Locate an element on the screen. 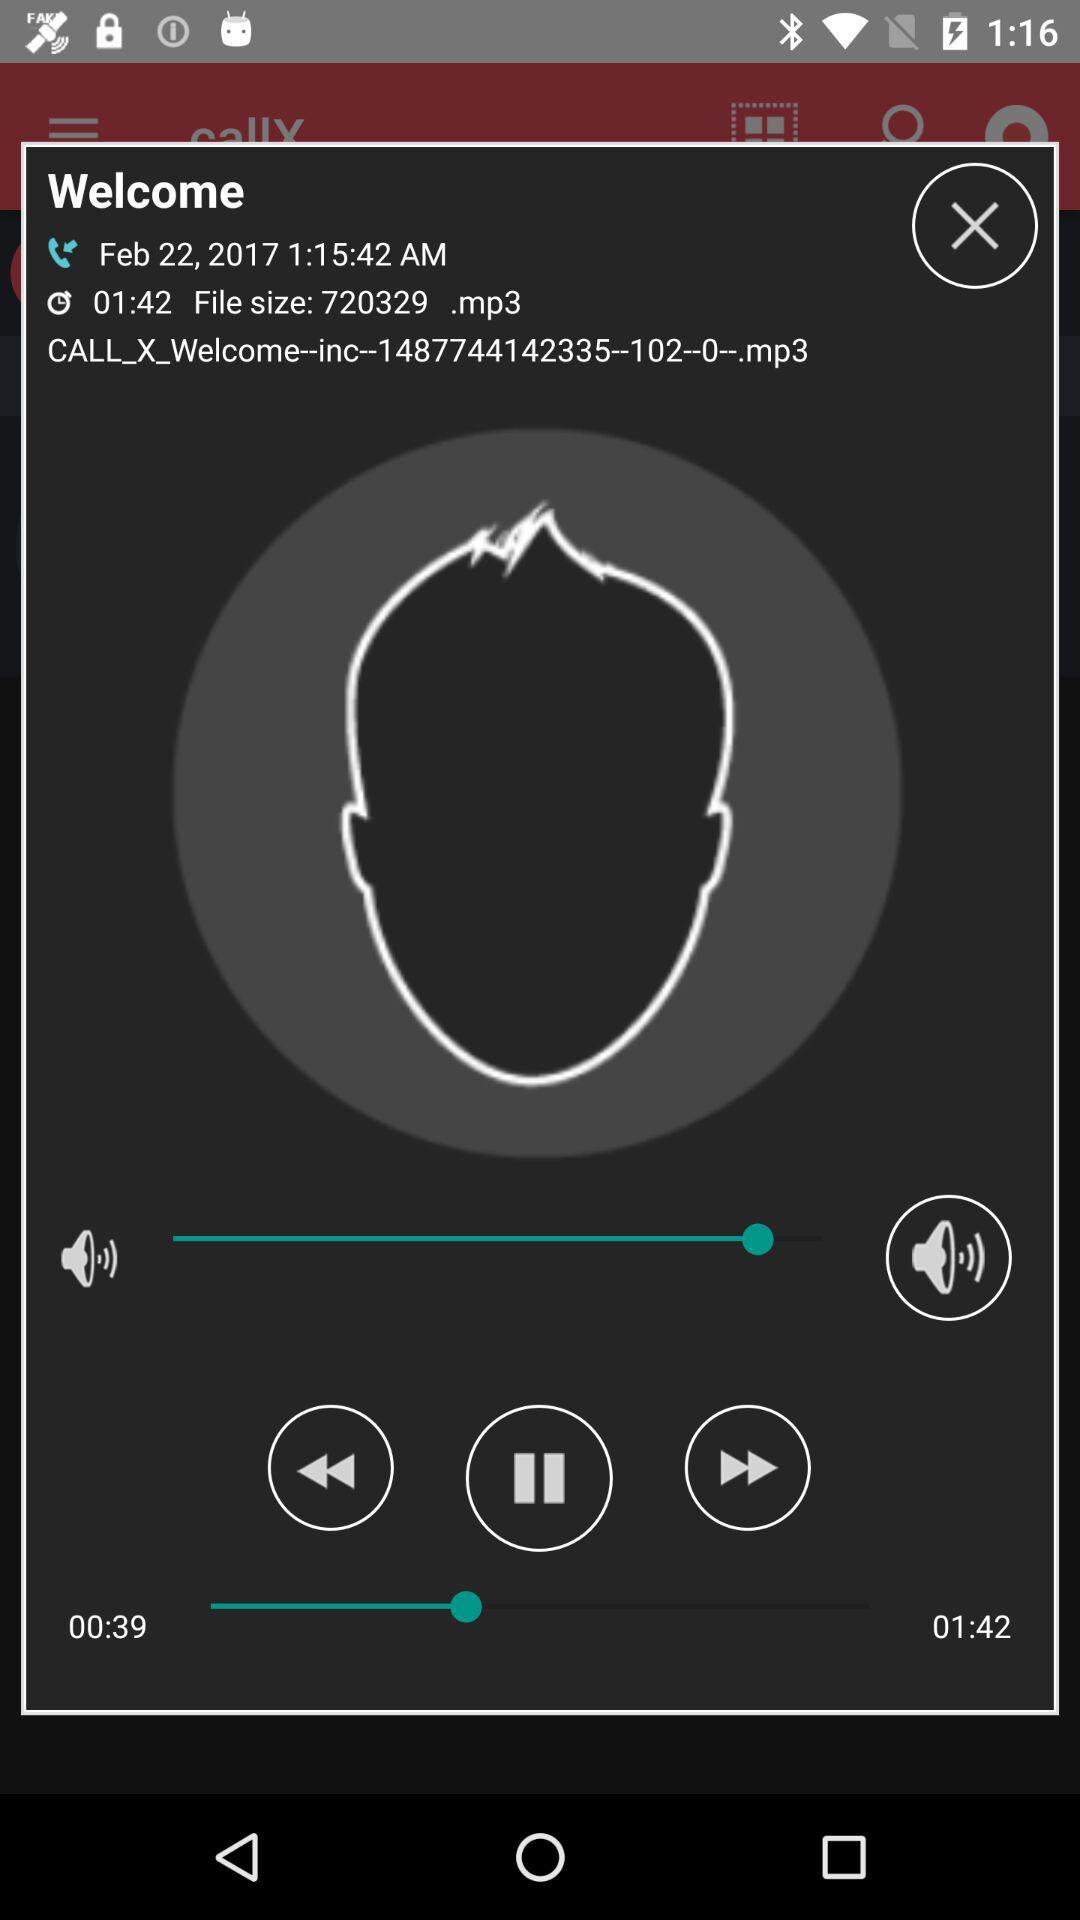 The height and width of the screenshot is (1920, 1080). the av_rewind icon is located at coordinates (329, 1467).